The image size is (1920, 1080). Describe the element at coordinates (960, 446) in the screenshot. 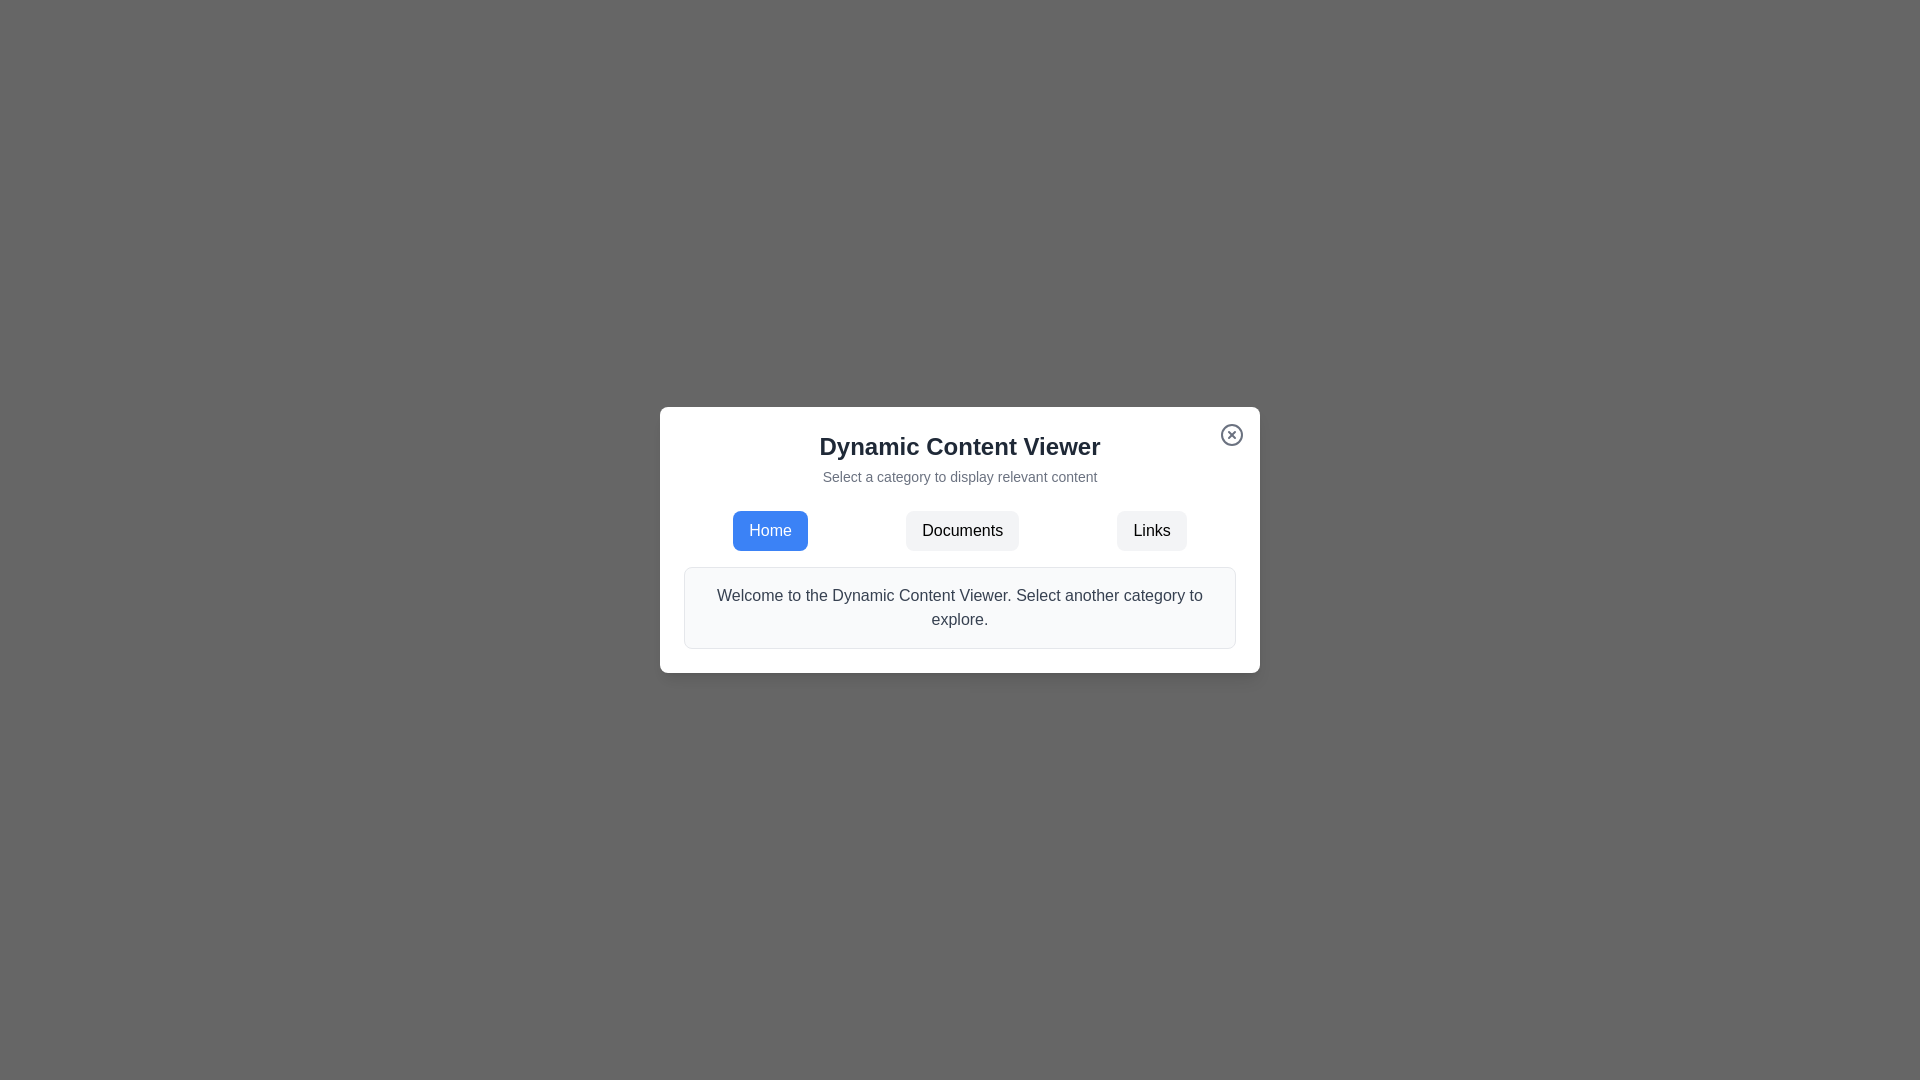

I see `the 'Dynamic Content Viewer' text label, which is styled in a large bold font and colored in dark gray (#4A4A4A), located at the top-center of the white modal dialog` at that location.